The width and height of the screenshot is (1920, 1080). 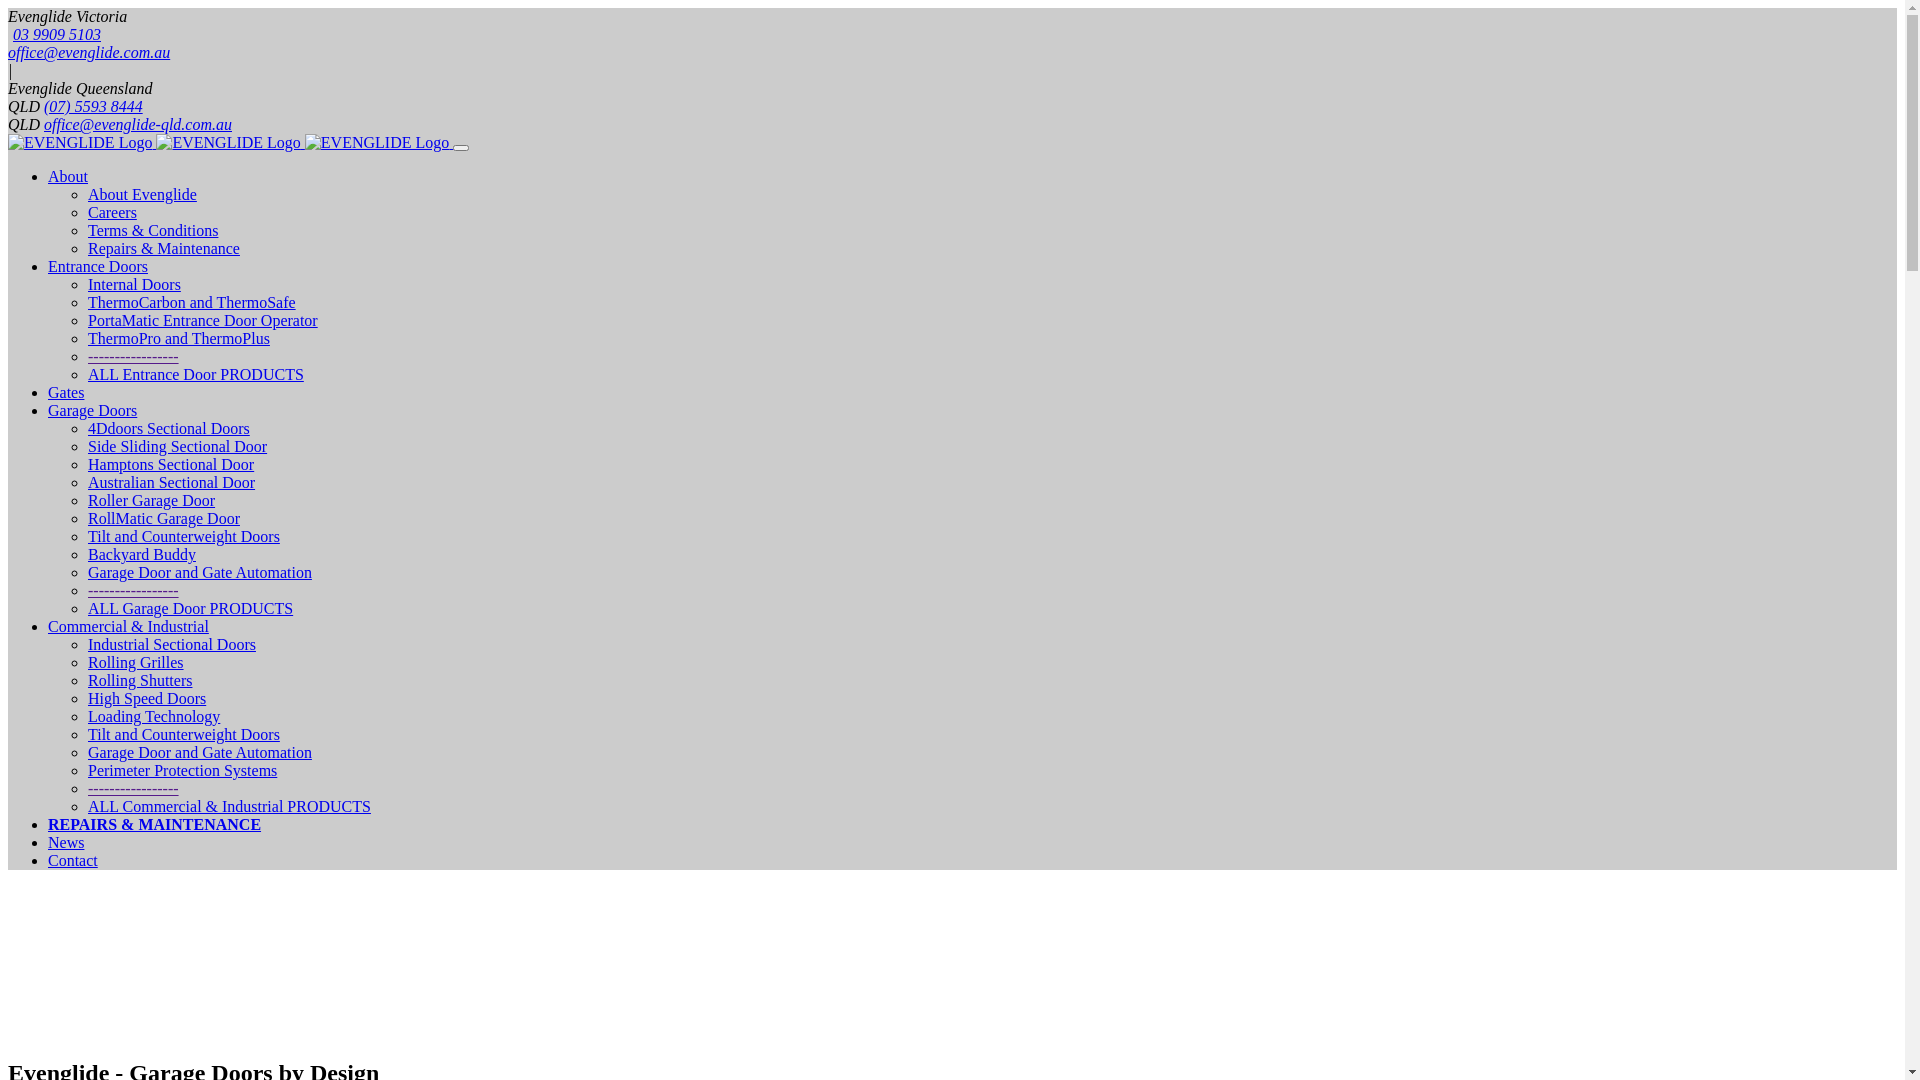 What do you see at coordinates (182, 769) in the screenshot?
I see `'Perimeter Protection Systems'` at bounding box center [182, 769].